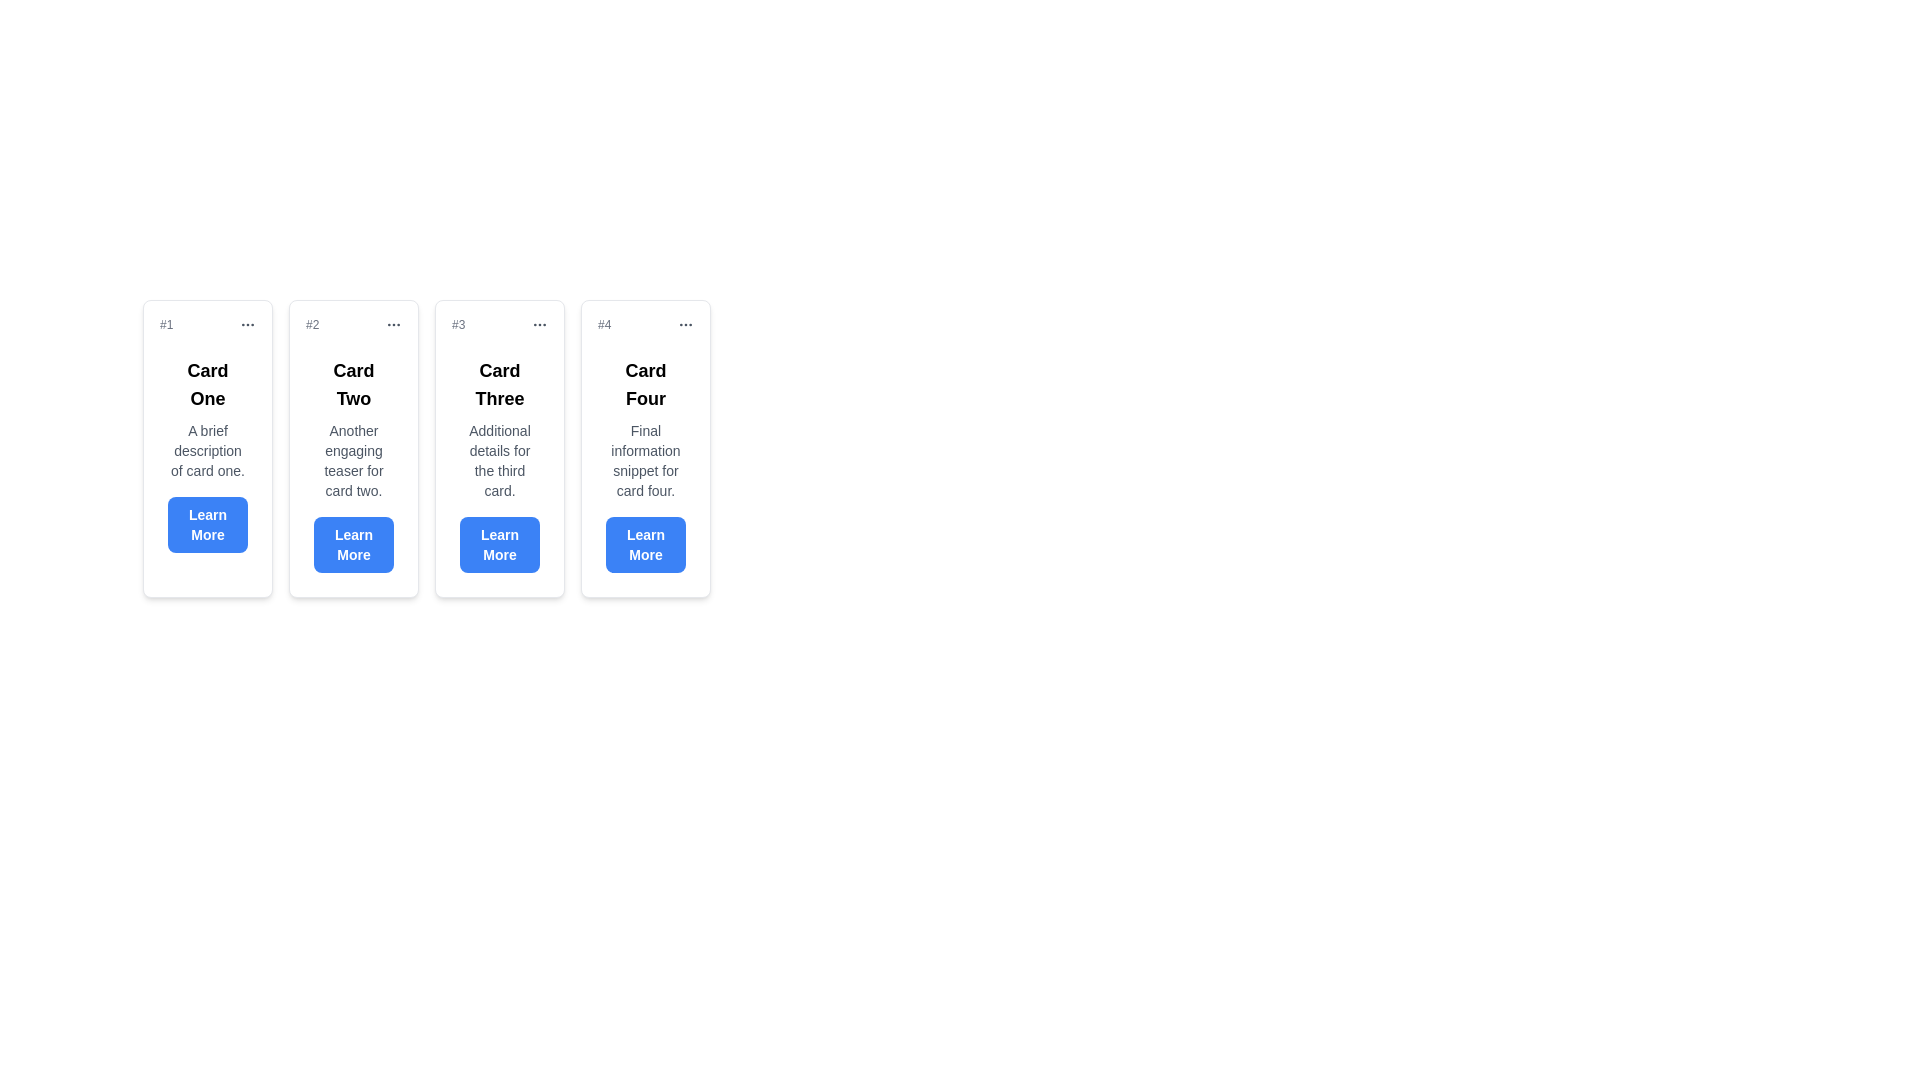 This screenshot has height=1080, width=1920. What do you see at coordinates (207, 451) in the screenshot?
I see `the descriptive text element located between the heading 'Card One' and the 'Learn More' button in the first card of the series` at bounding box center [207, 451].